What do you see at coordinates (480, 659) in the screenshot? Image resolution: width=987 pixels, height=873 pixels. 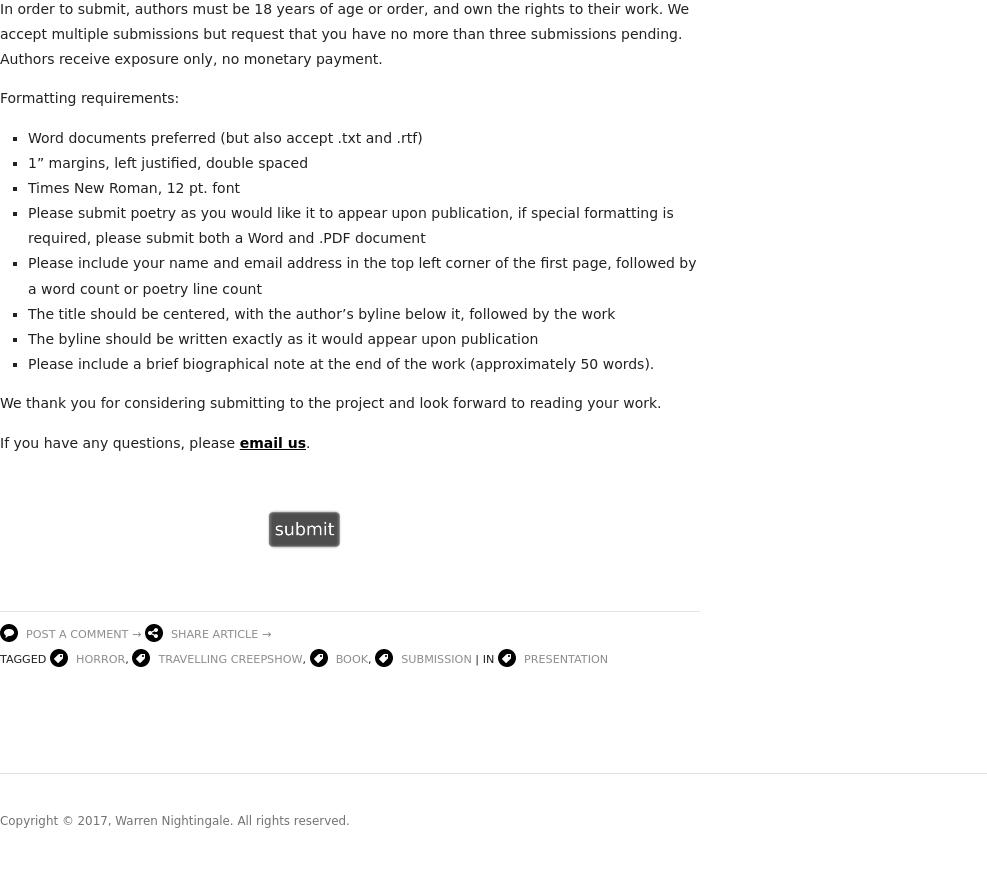 I see `'in'` at bounding box center [480, 659].